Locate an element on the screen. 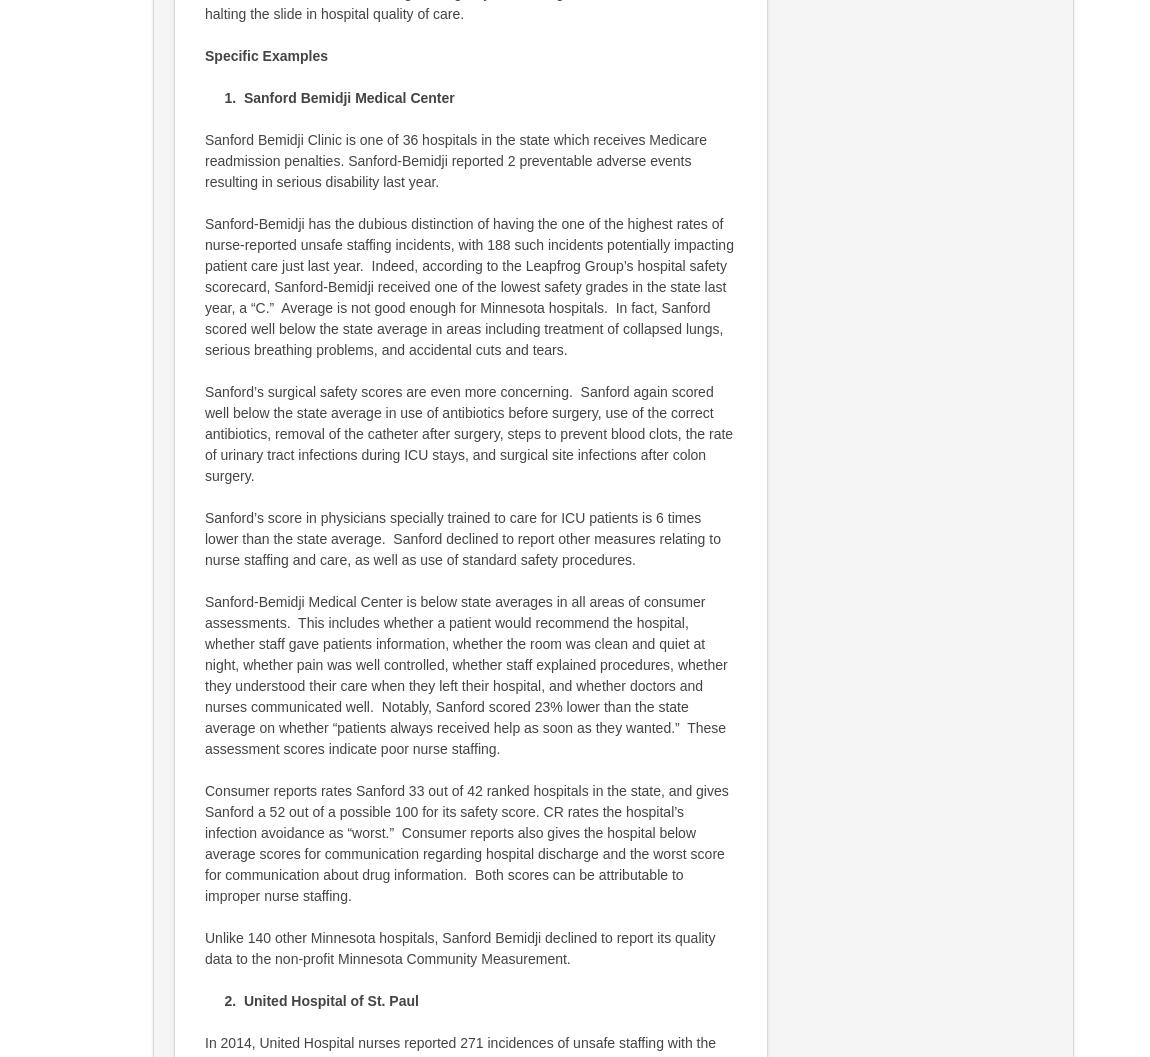 The image size is (1150, 1057). 'Sanford’s score in physicians specially trained to care for ICU patients is 6 times lower than the state average.  Sanford declined to report other measures relating to nurse staffing and care, as well as use of standard safety procedures.' is located at coordinates (462, 537).